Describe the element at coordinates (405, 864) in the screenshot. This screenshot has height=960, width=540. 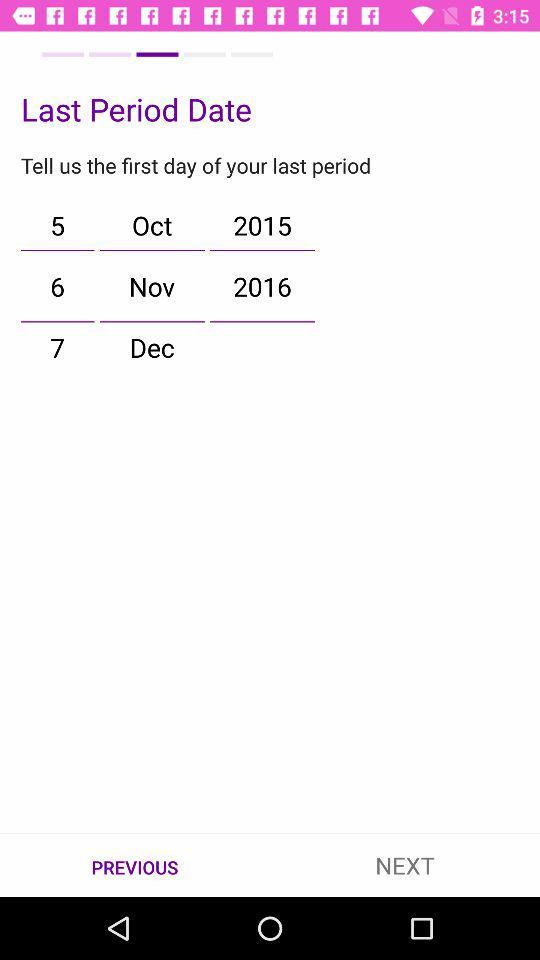
I see `item to the right of the previous item` at that location.